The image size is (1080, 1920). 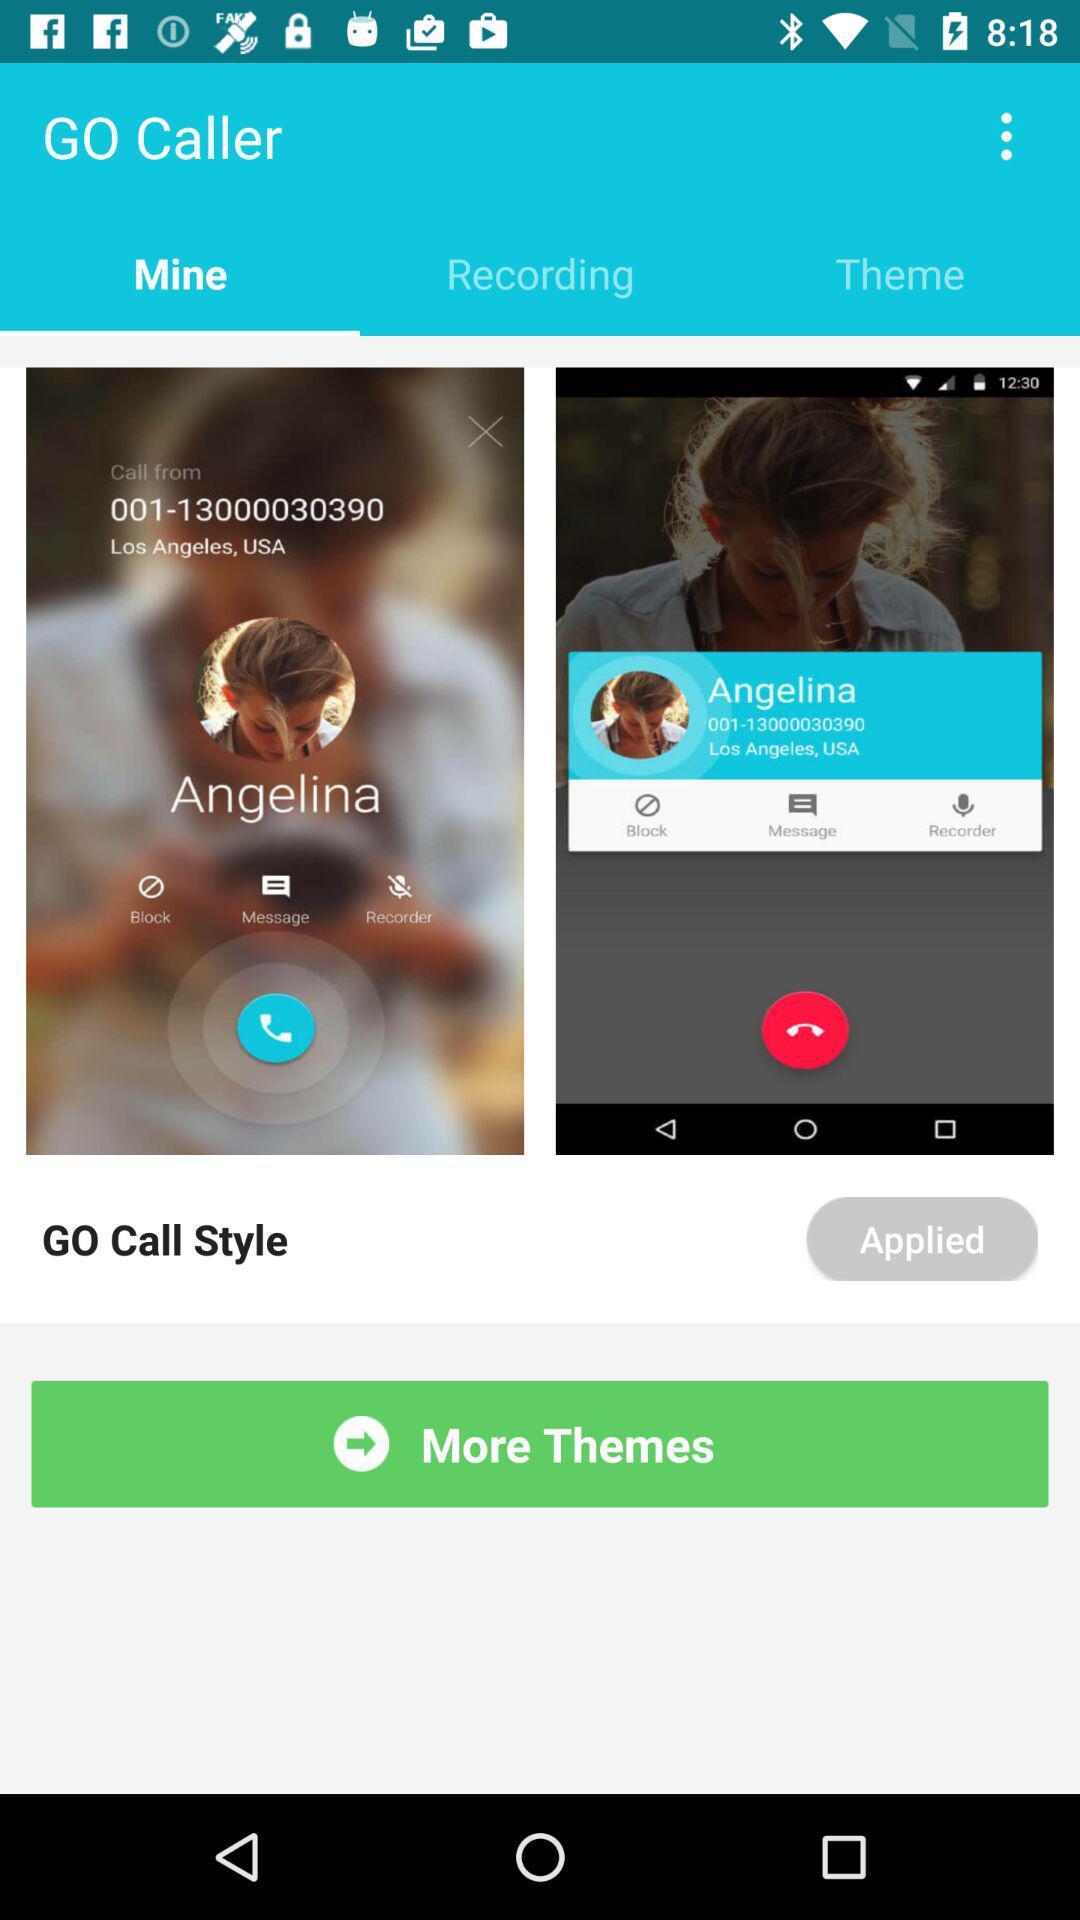 I want to click on icon next to go call style, so click(x=922, y=1237).